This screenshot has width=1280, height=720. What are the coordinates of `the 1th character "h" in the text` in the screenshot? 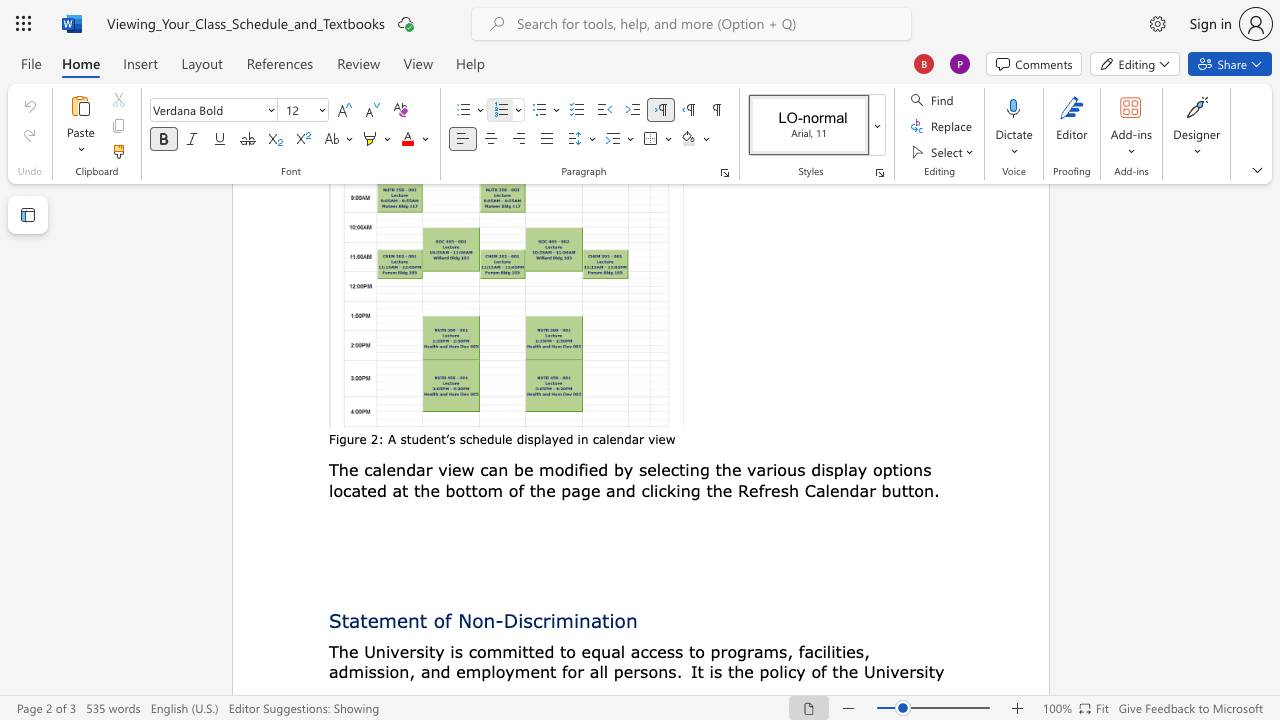 It's located at (725, 469).